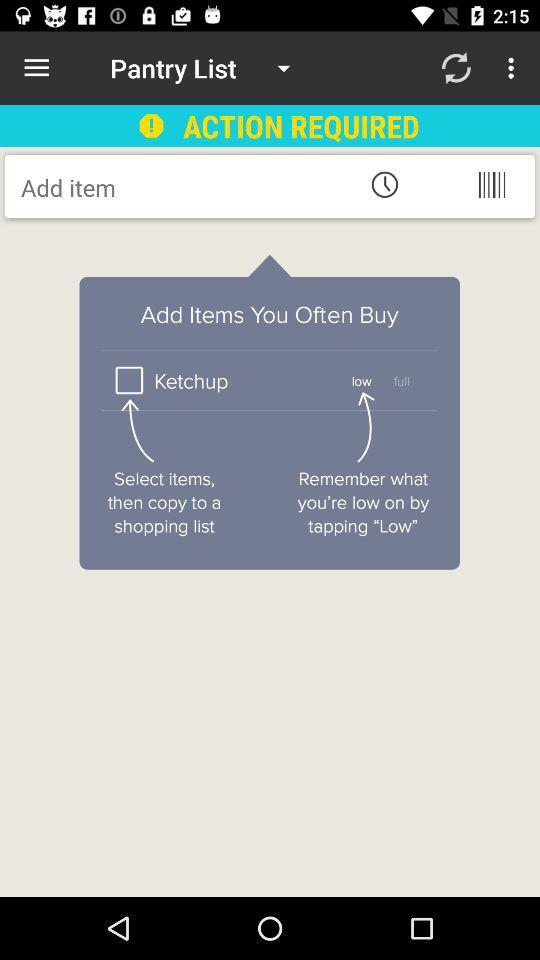  Describe the element at coordinates (181, 187) in the screenshot. I see `button` at that location.